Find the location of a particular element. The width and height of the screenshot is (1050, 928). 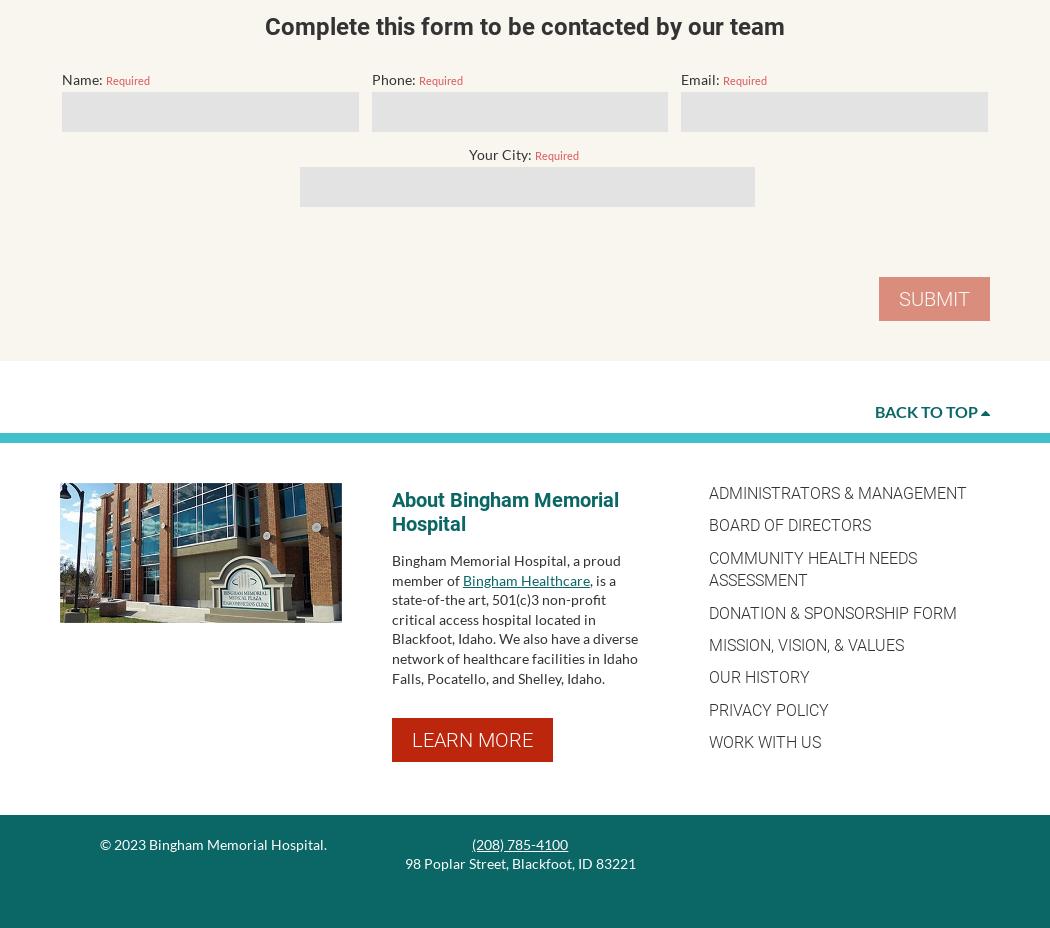

'© 2023 Bingham Memorial Hospital.' is located at coordinates (211, 843).